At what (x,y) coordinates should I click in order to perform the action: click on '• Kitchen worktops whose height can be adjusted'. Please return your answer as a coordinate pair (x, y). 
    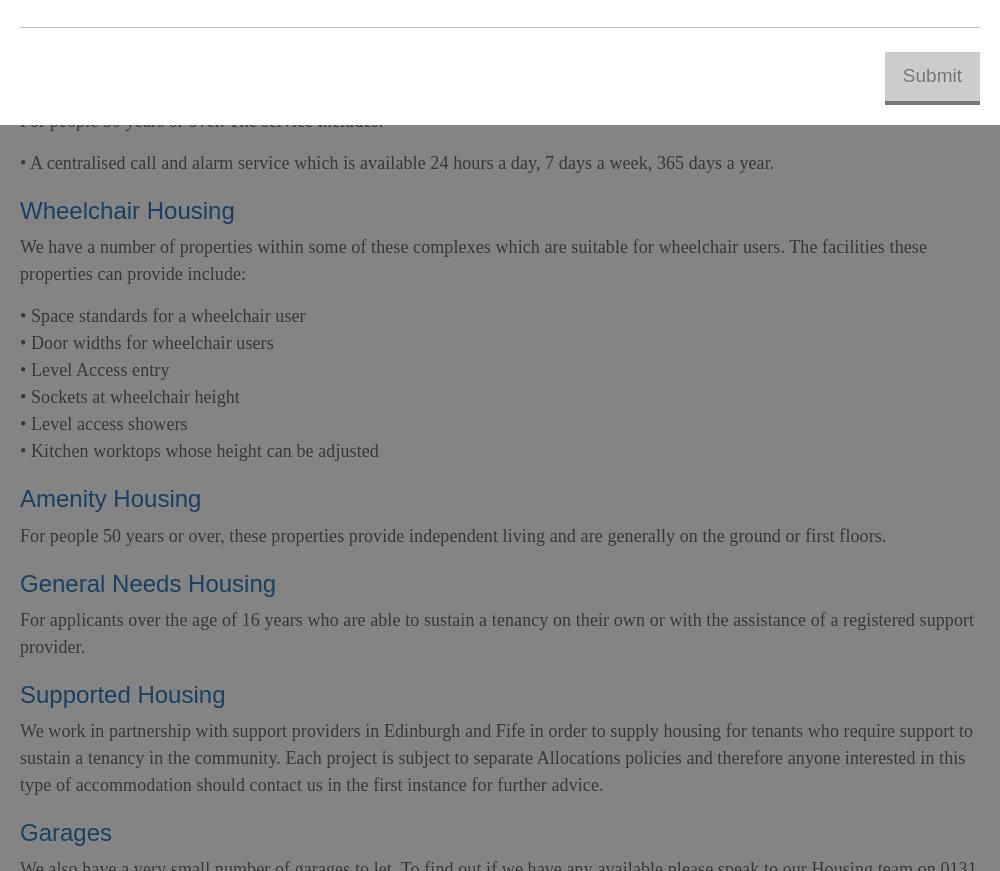
    Looking at the image, I should click on (198, 451).